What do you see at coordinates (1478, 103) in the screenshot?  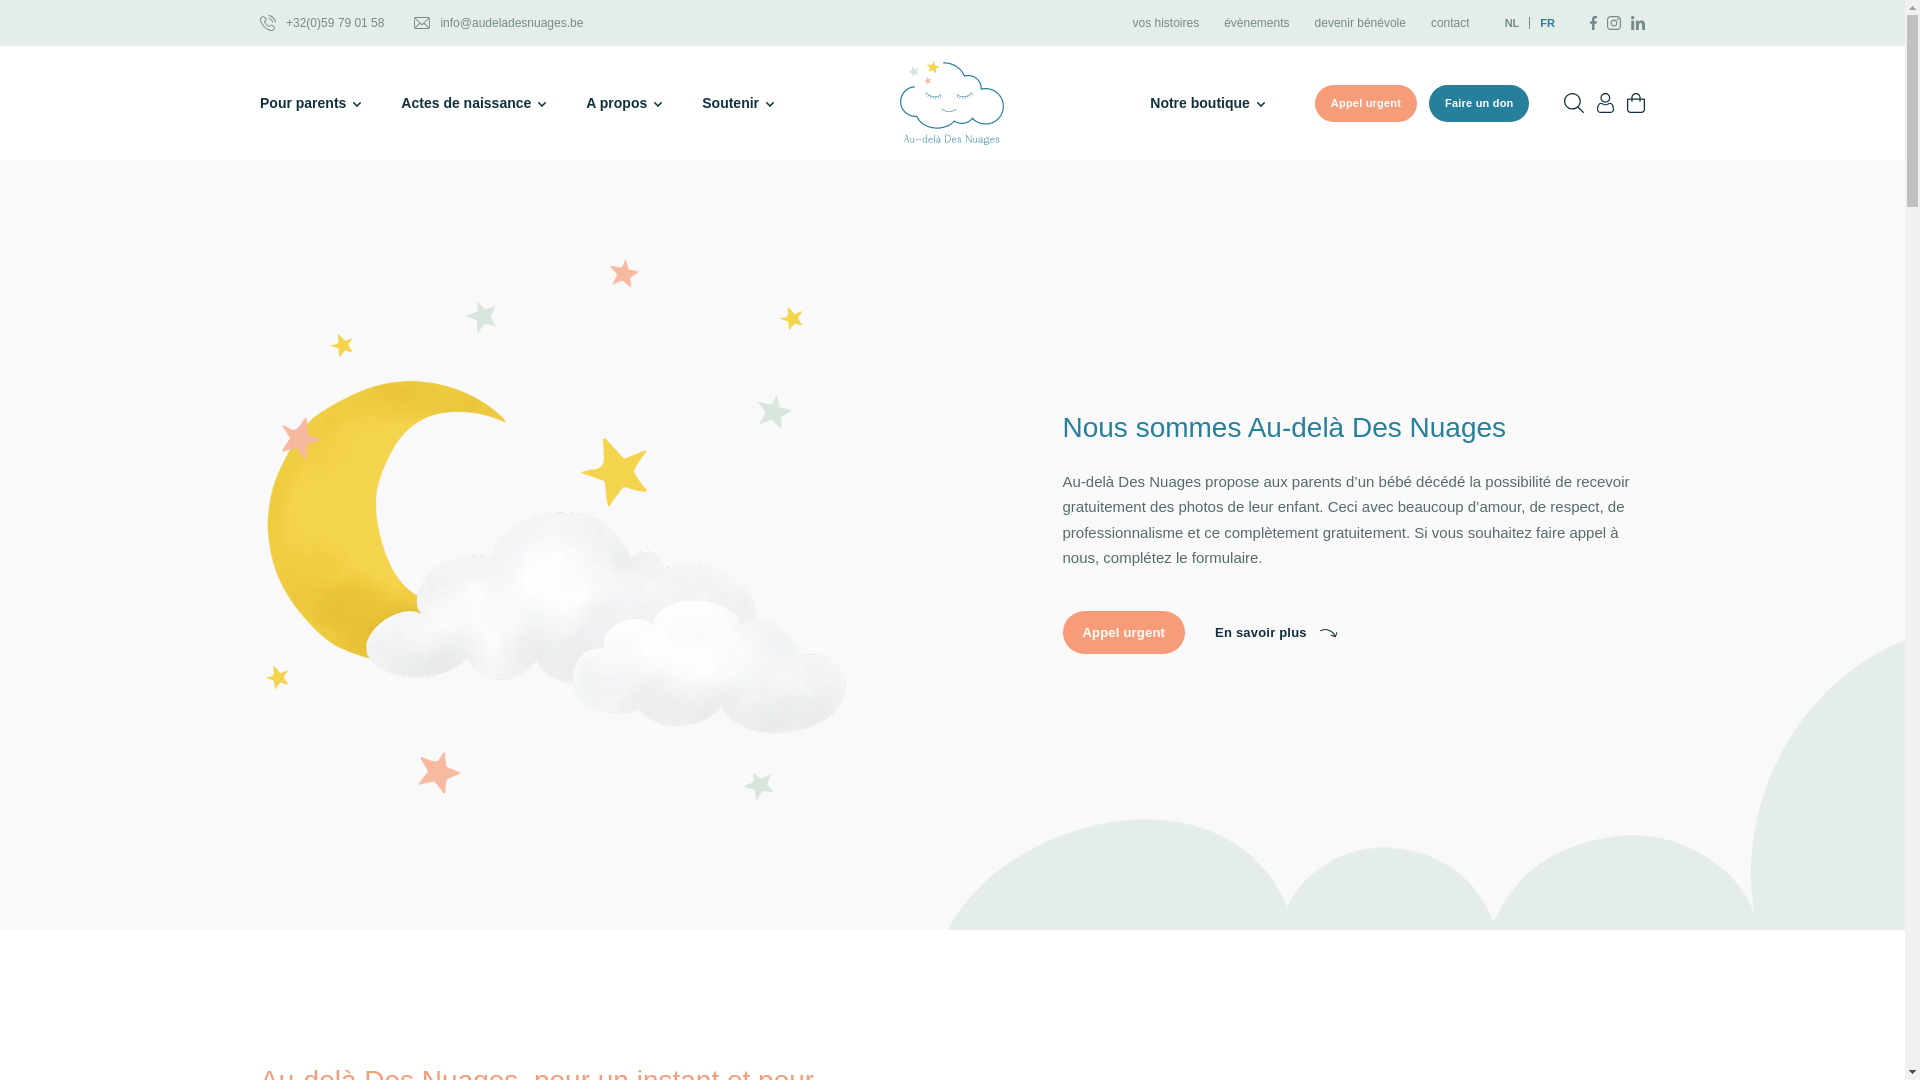 I see `'Faire un don'` at bounding box center [1478, 103].